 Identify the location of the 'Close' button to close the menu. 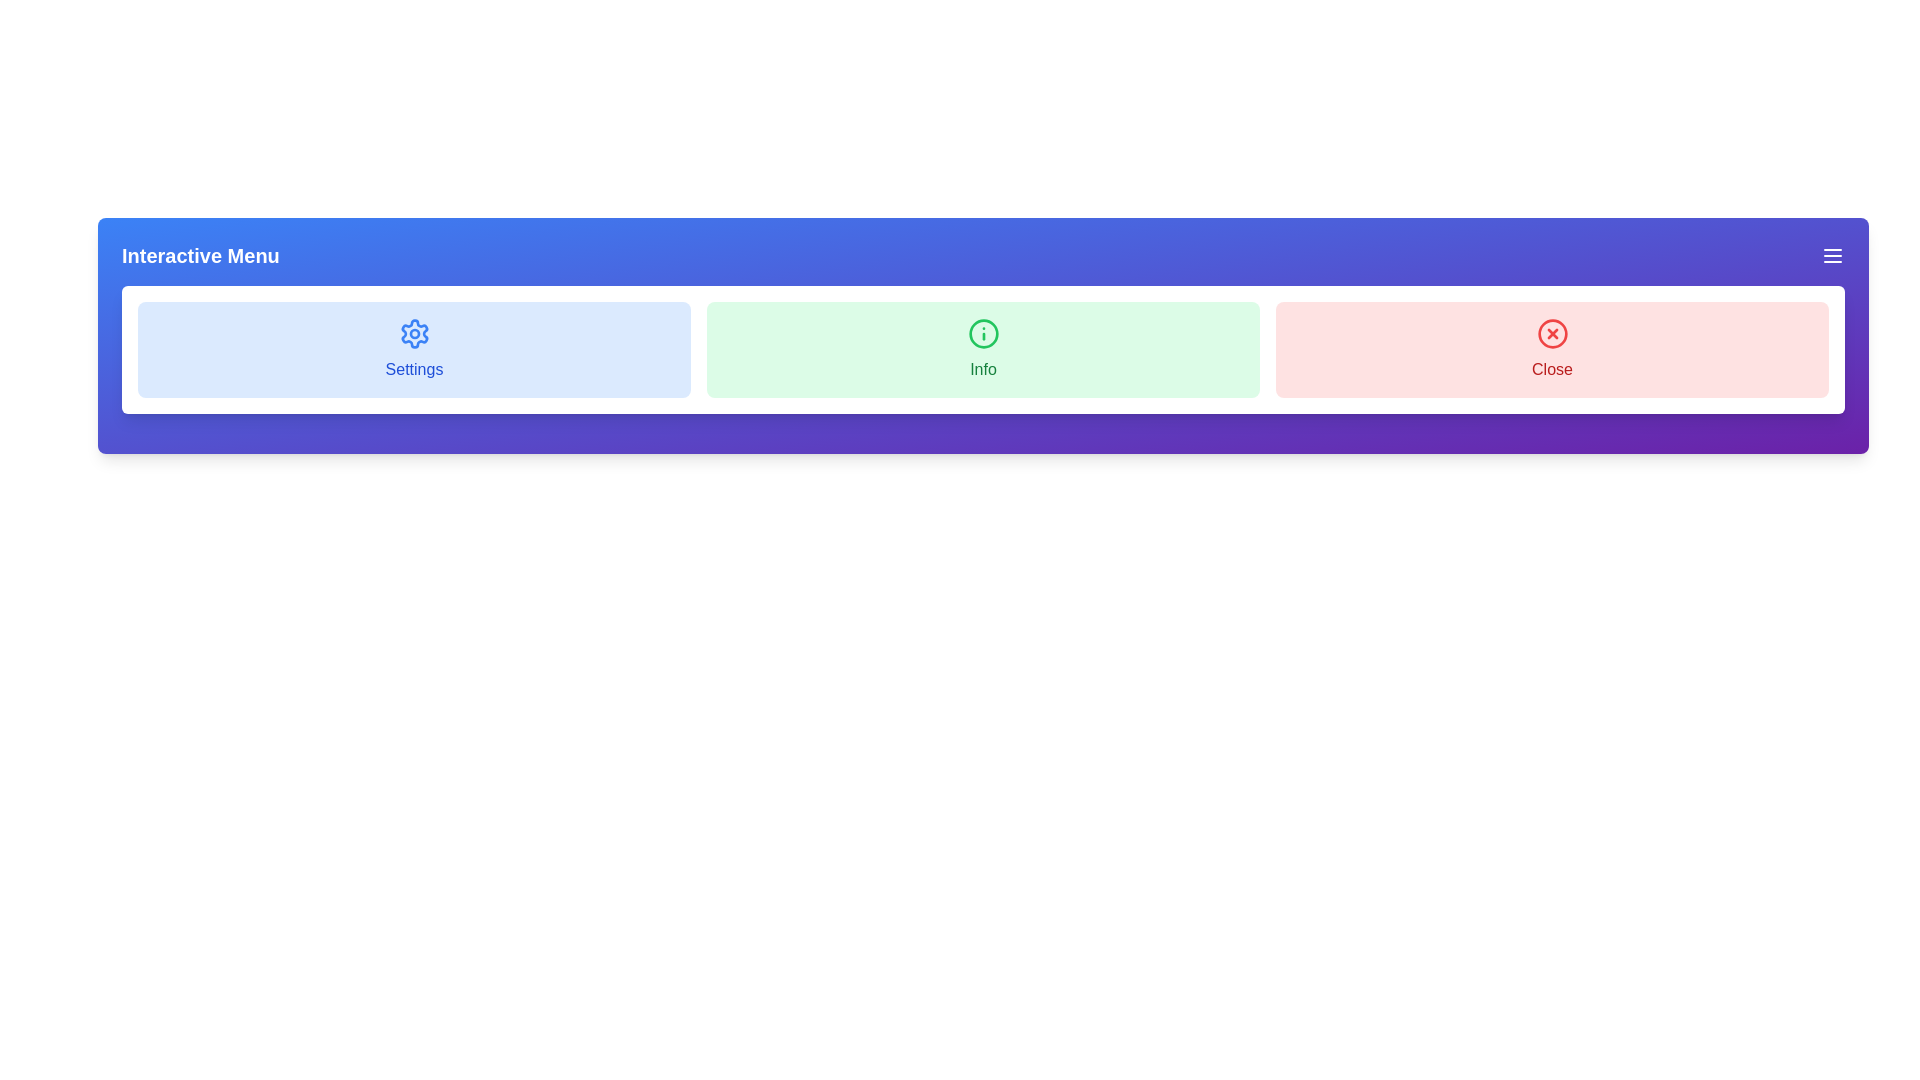
(1551, 349).